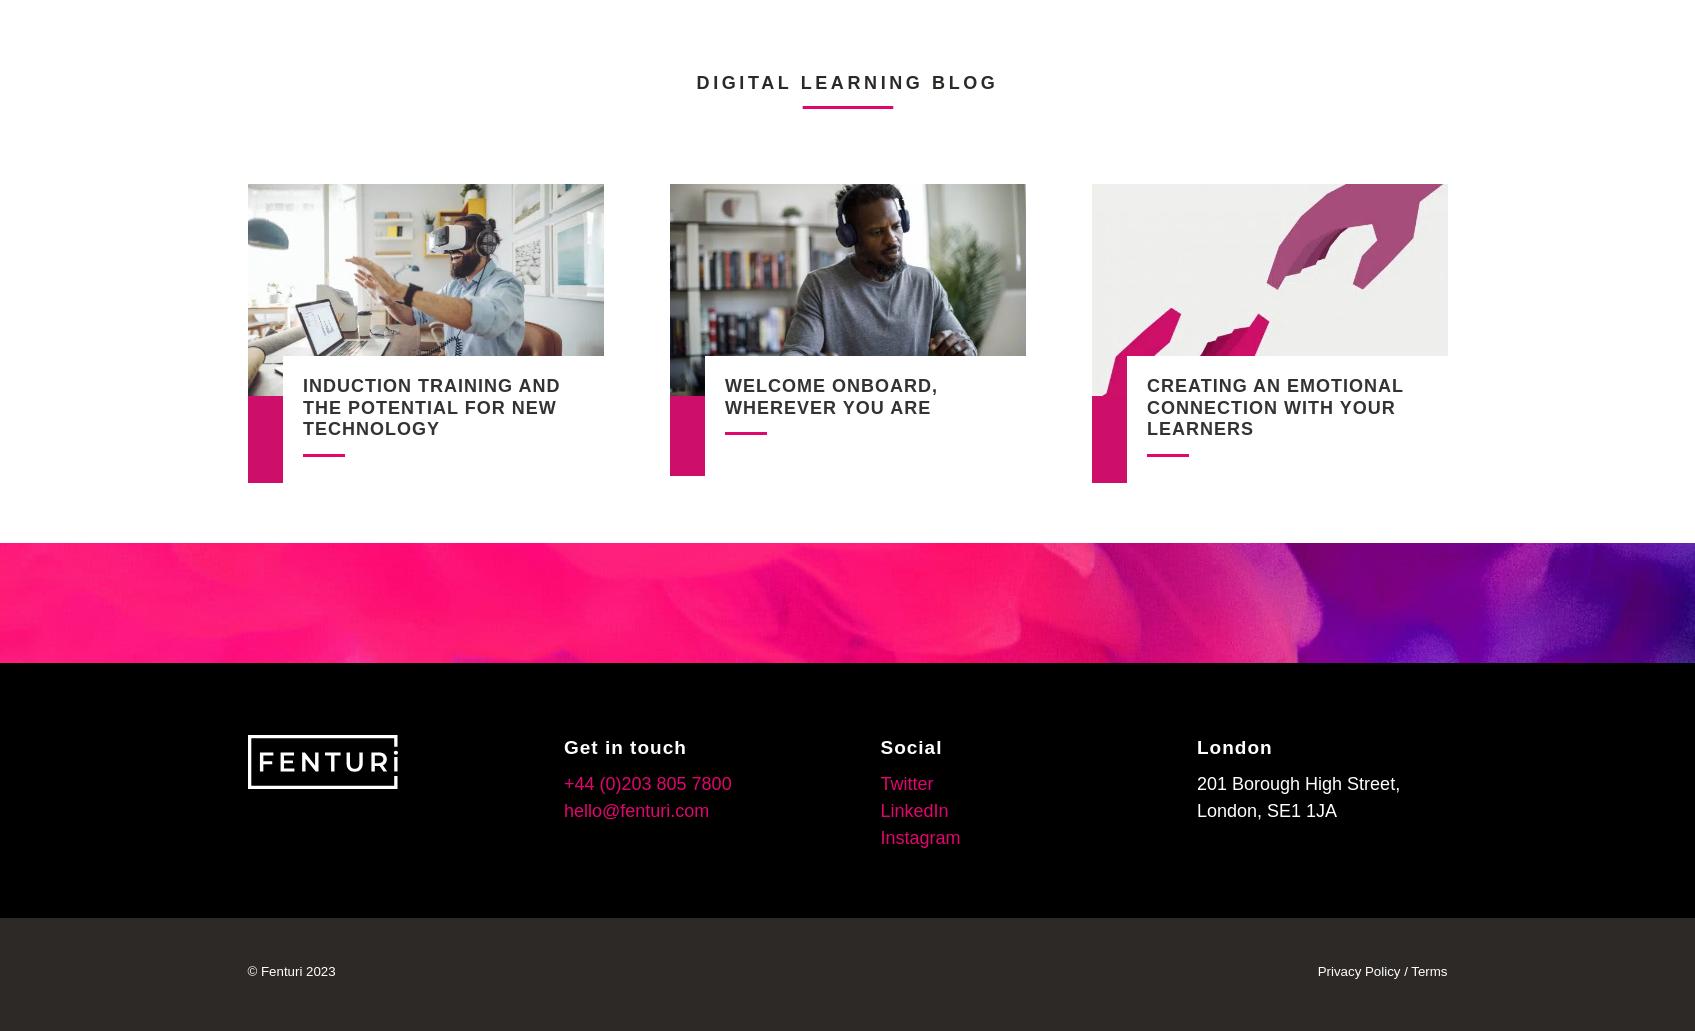 The width and height of the screenshot is (1695, 1031). What do you see at coordinates (879, 745) in the screenshot?
I see `'Social'` at bounding box center [879, 745].